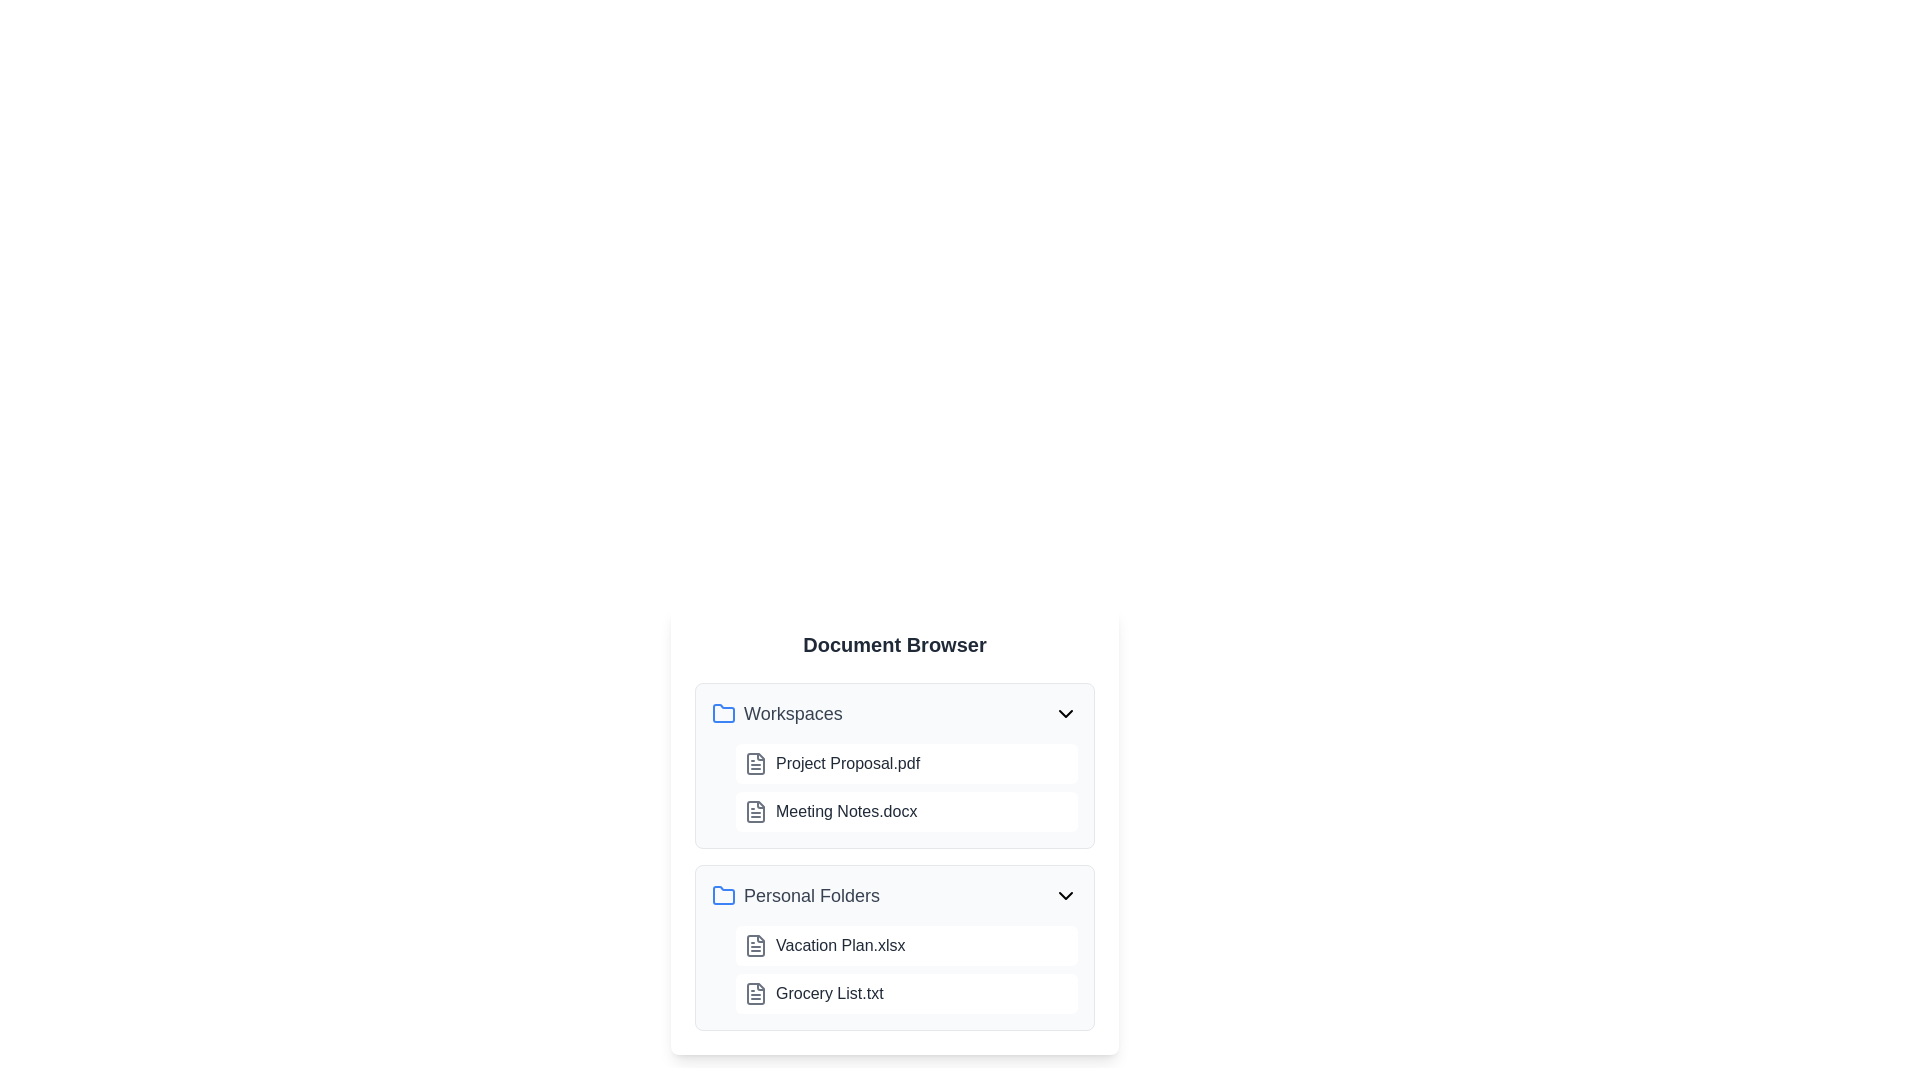 This screenshot has width=1920, height=1080. Describe the element at coordinates (754, 812) in the screenshot. I see `the document file icon resembling a gray document with horizontal text lines, located to the left of 'Meeting Notes.docx' in the 'Workspaces' section of the 'Document Browser'` at that location.